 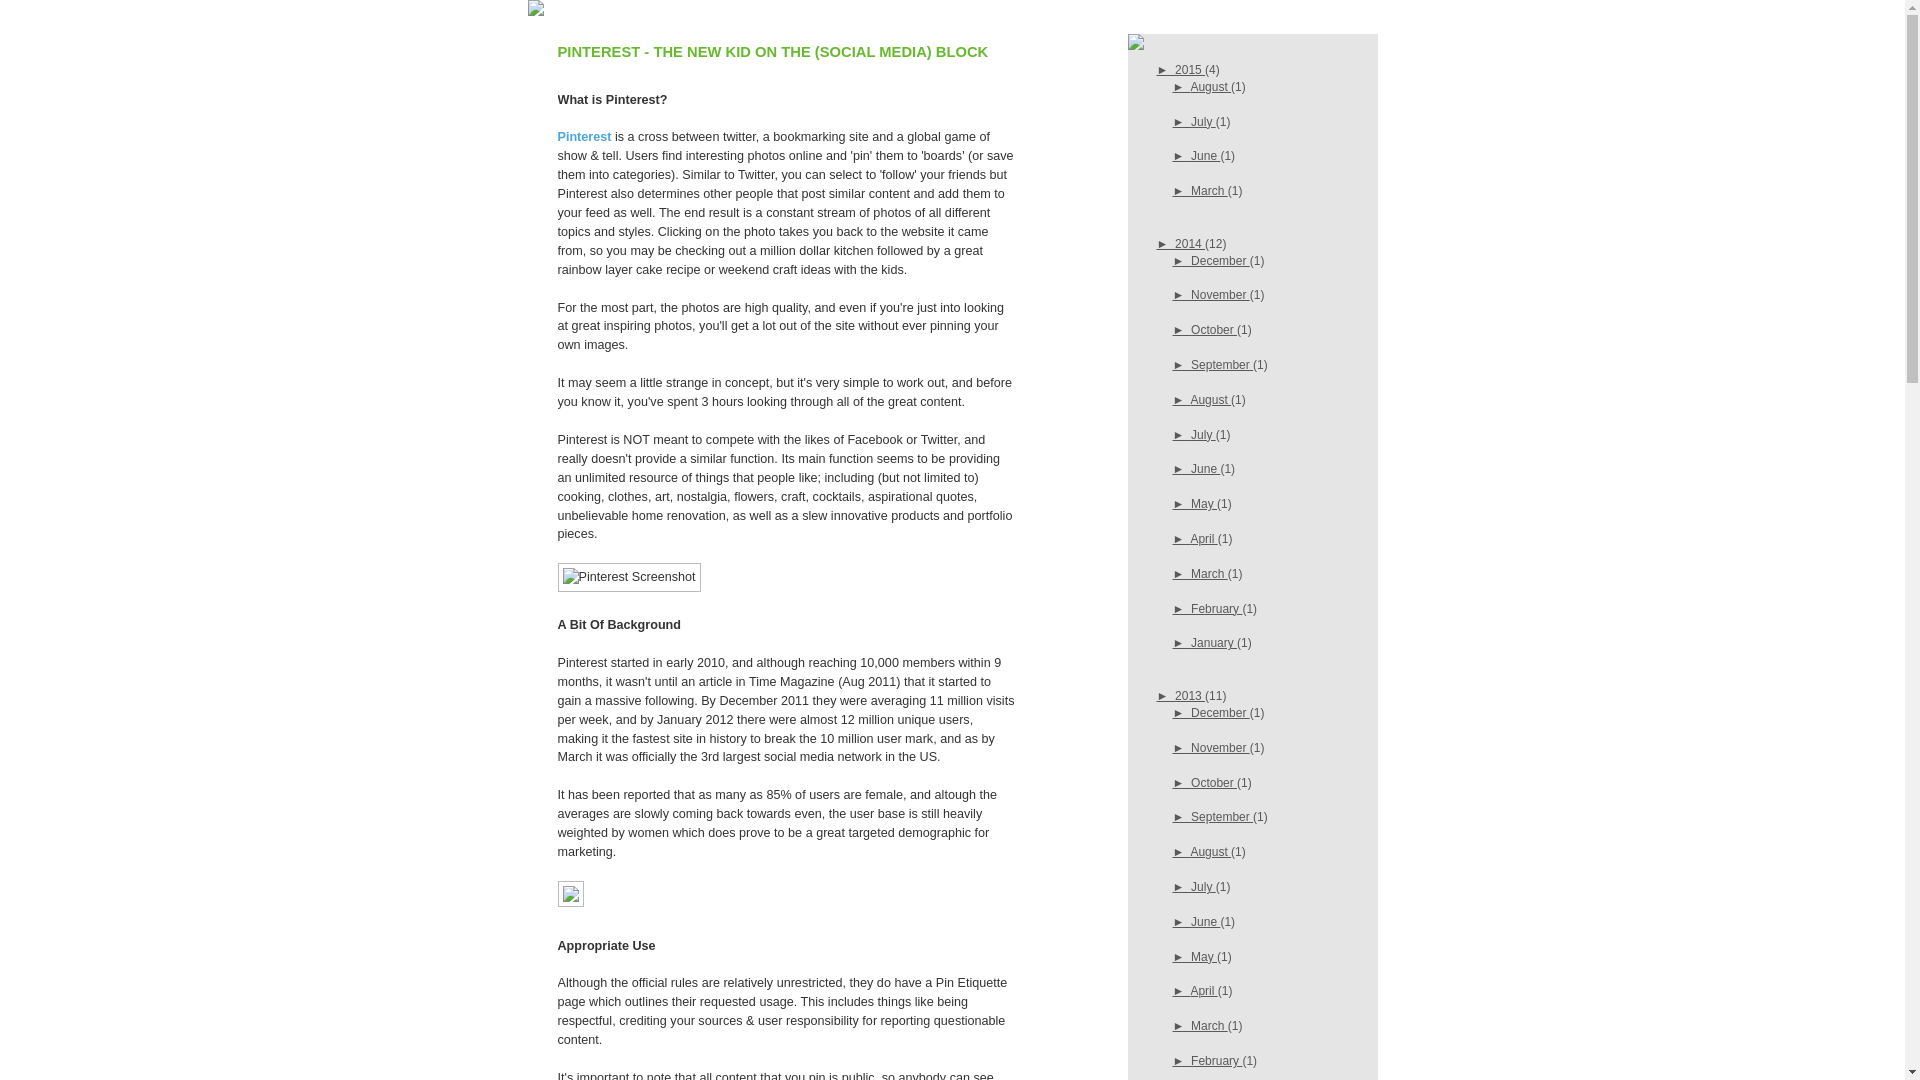 I want to click on '2013', so click(x=1190, y=694).